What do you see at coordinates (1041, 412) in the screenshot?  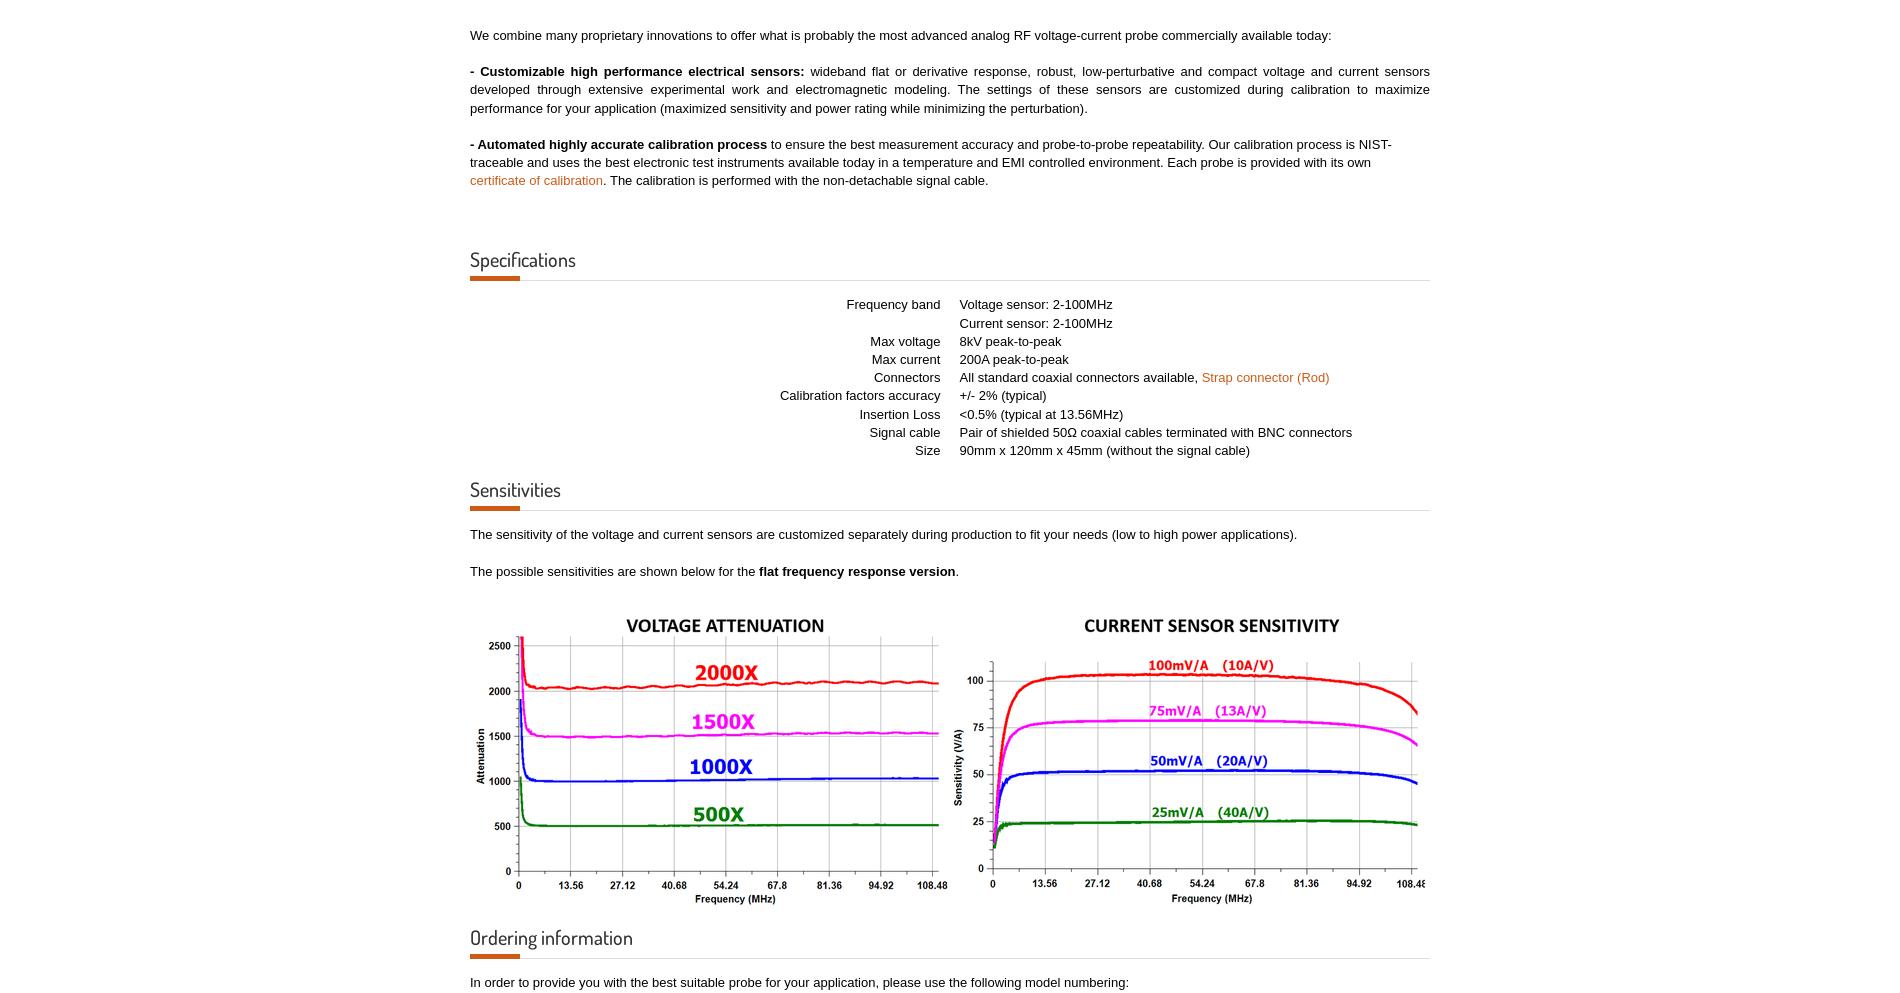 I see `'<0.5% (typical at 13.56MHz)'` at bounding box center [1041, 412].